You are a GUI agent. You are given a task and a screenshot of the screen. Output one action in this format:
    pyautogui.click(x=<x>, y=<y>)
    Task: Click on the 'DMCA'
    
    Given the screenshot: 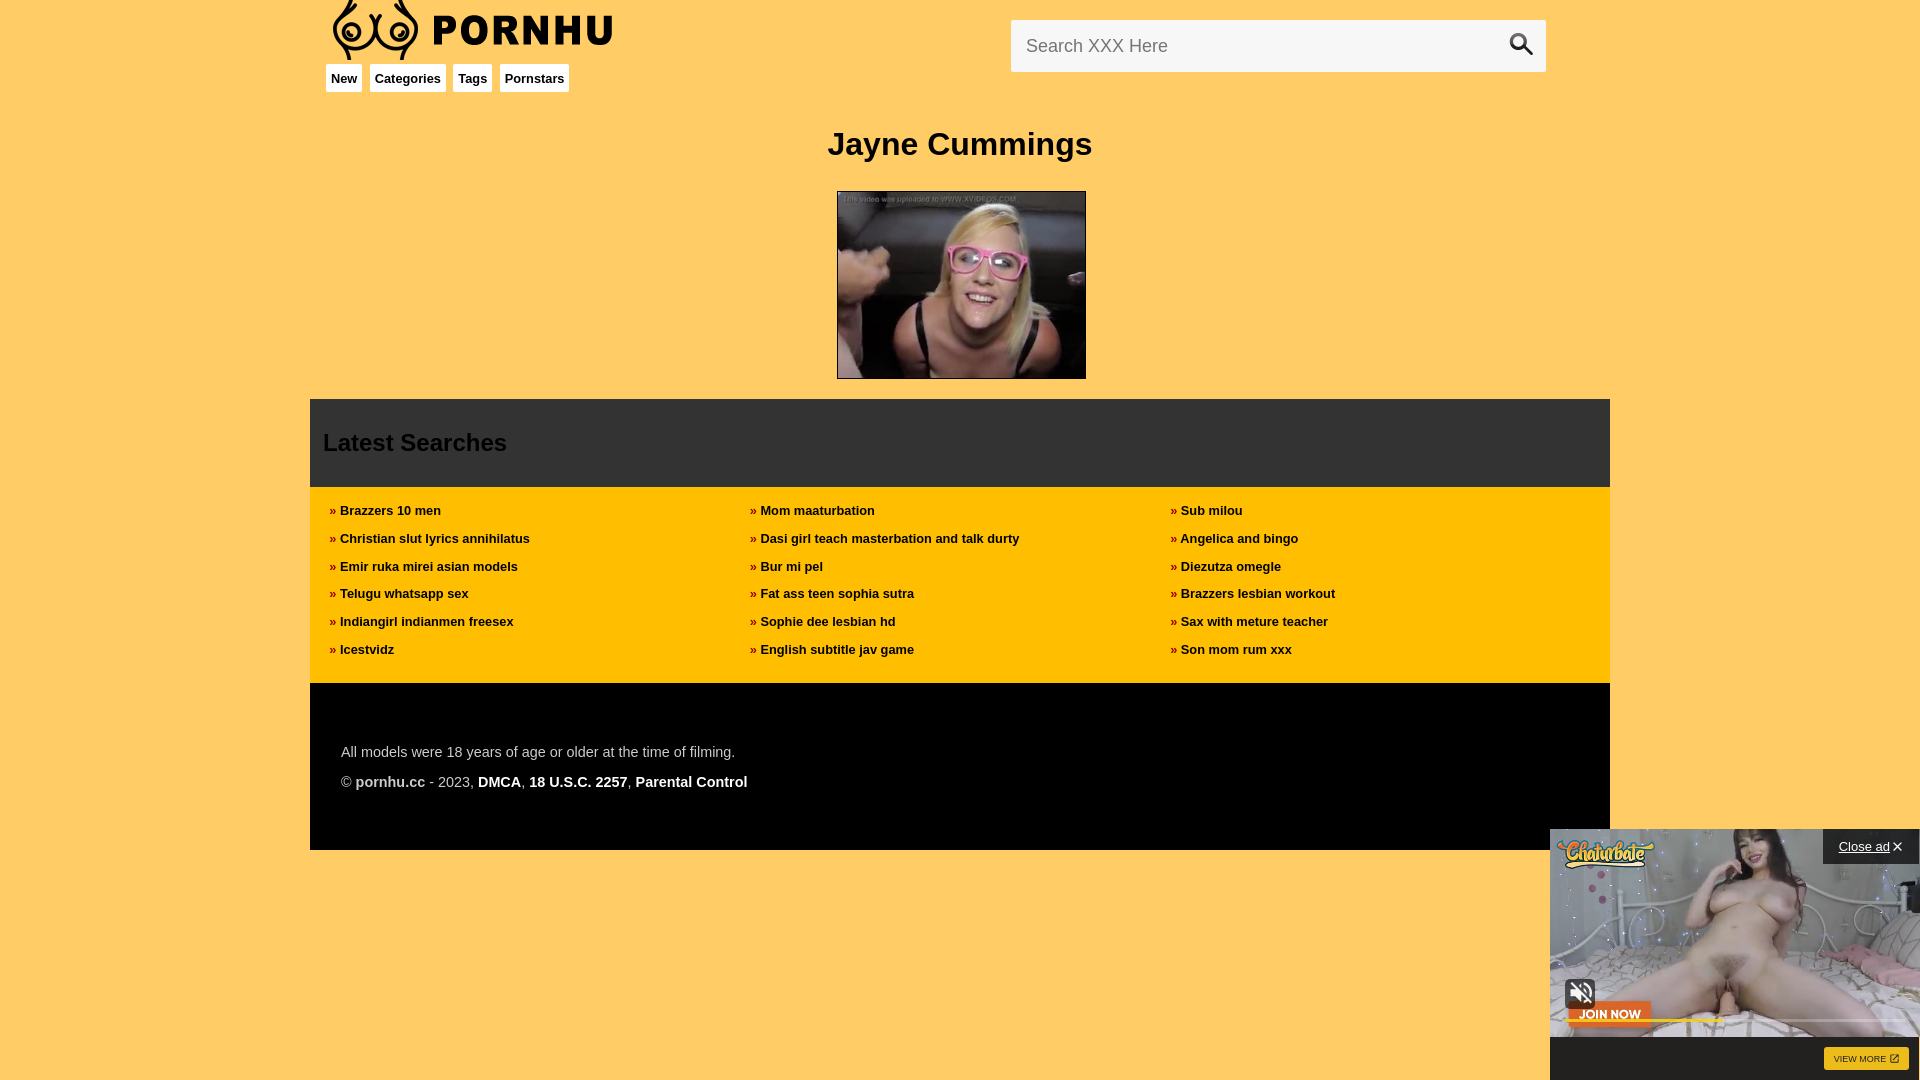 What is the action you would take?
    pyautogui.click(x=499, y=781)
    